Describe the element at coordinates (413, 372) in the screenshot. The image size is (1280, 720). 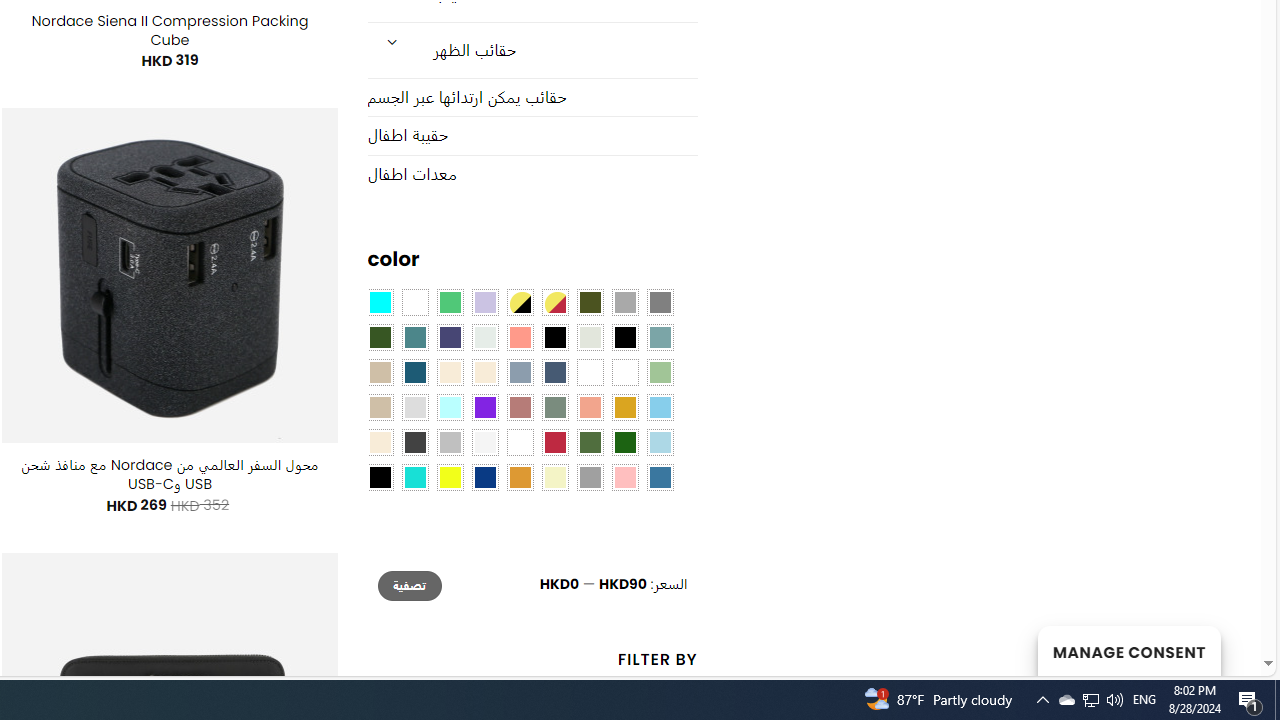
I see `'Capri Blue'` at that location.